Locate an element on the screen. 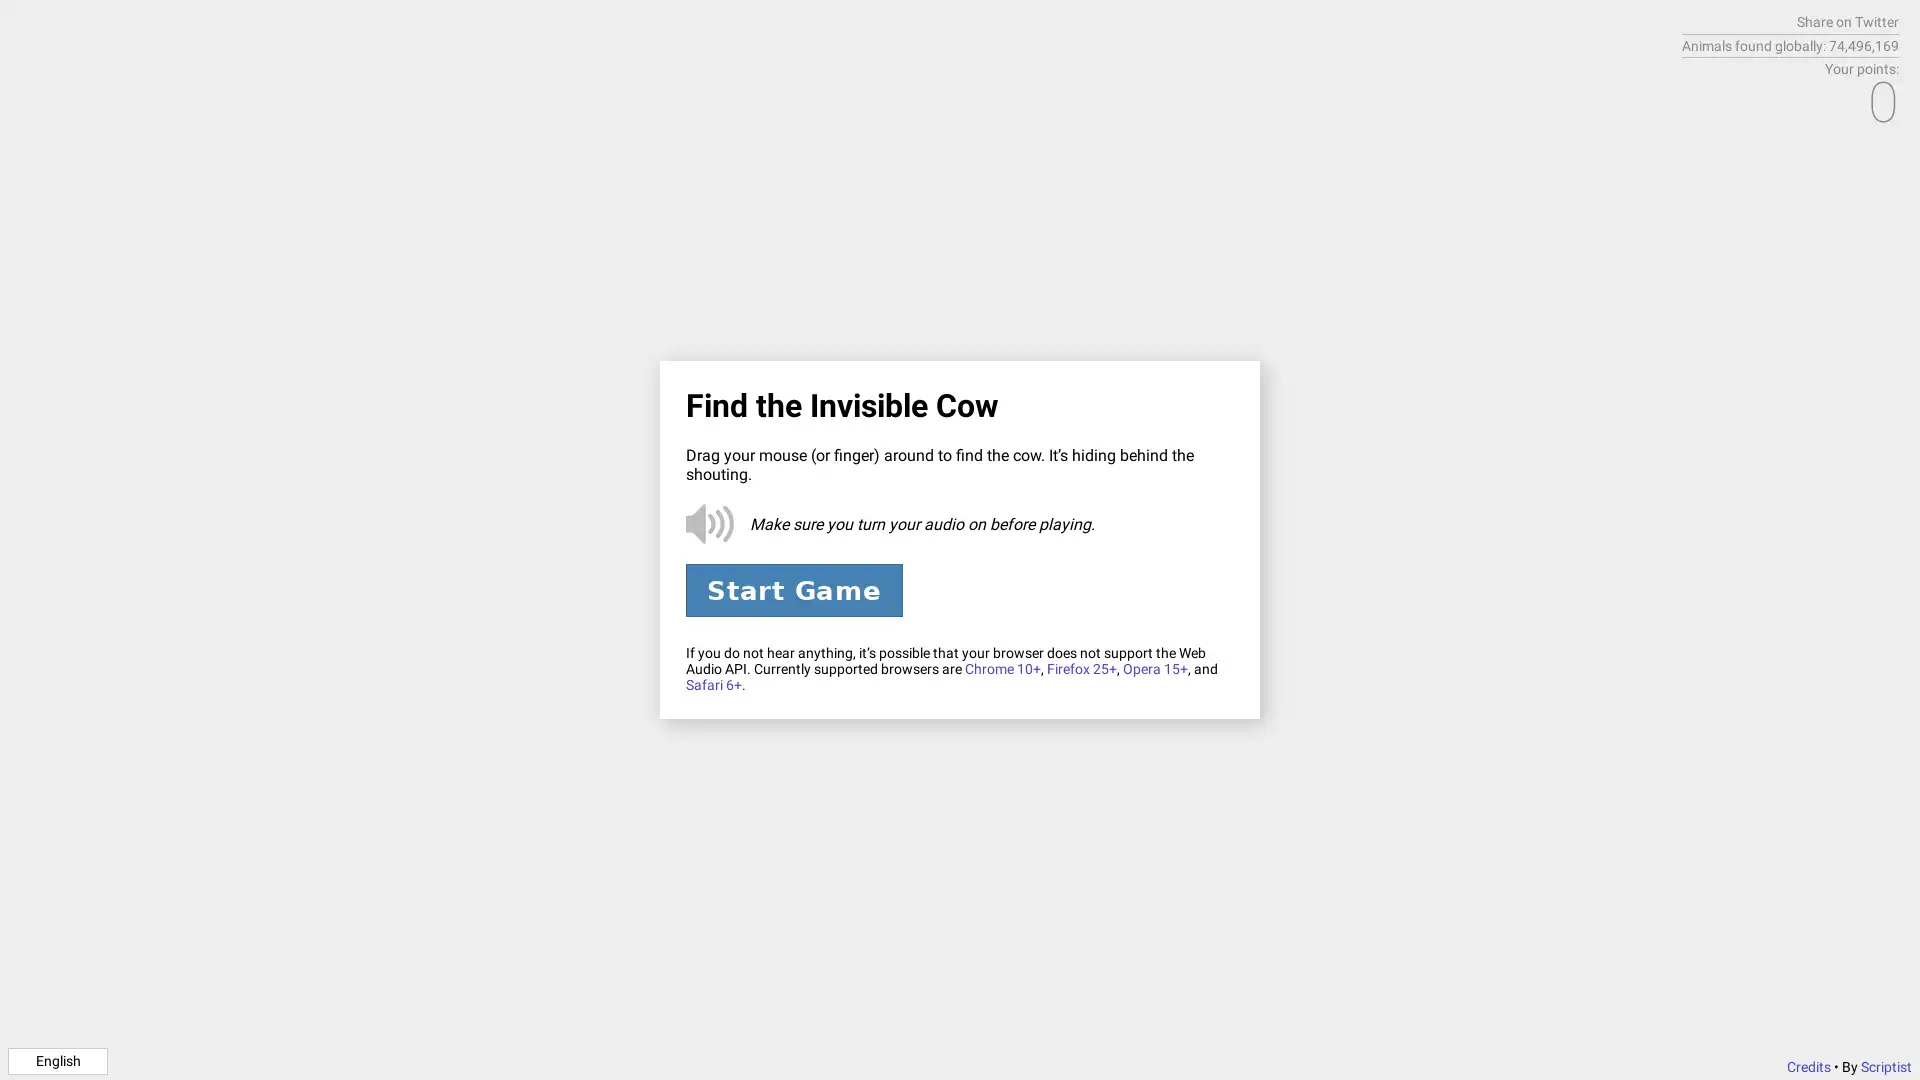 The height and width of the screenshot is (1080, 1920). English is located at coordinates (57, 1059).